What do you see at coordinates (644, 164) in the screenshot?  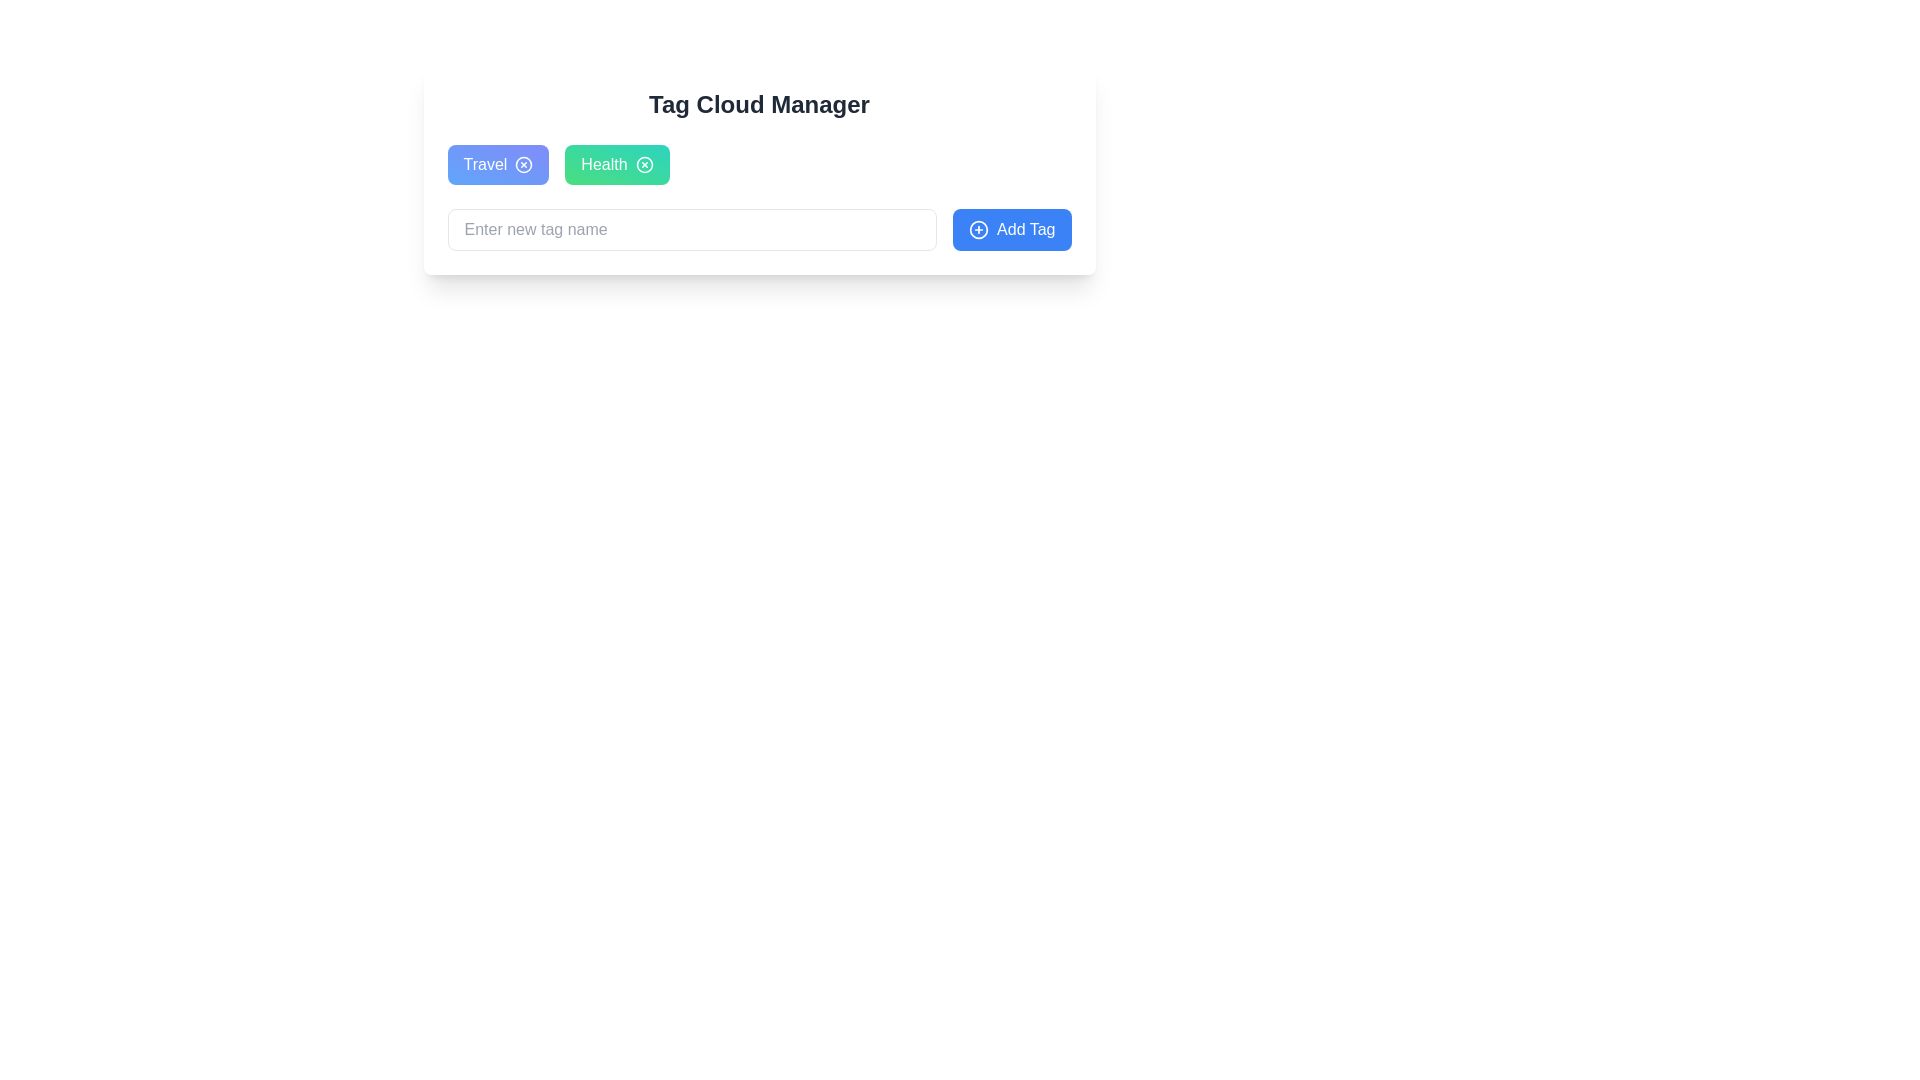 I see `the interactive close or delete button located to the right of the green 'Health' button` at bounding box center [644, 164].